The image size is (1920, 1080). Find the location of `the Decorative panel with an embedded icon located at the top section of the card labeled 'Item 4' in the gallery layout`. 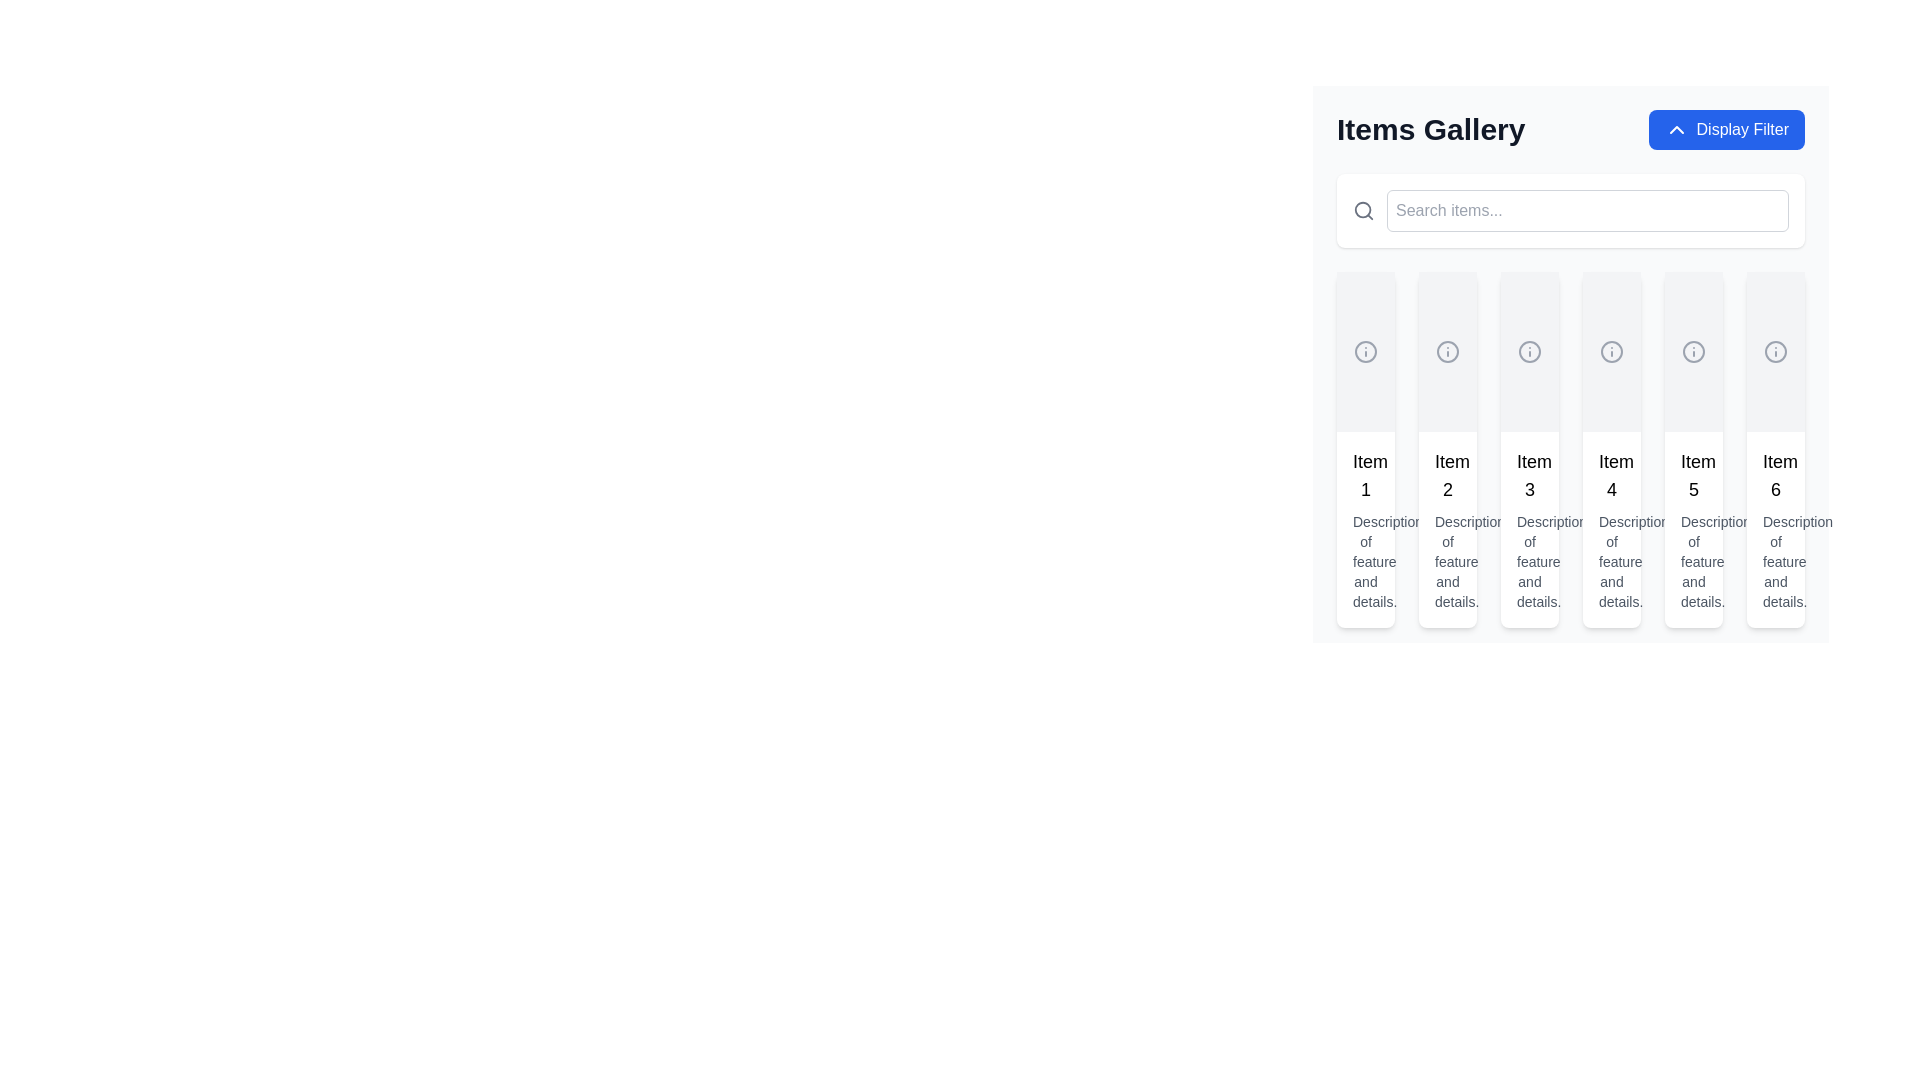

the Decorative panel with an embedded icon located at the top section of the card labeled 'Item 4' in the gallery layout is located at coordinates (1612, 350).